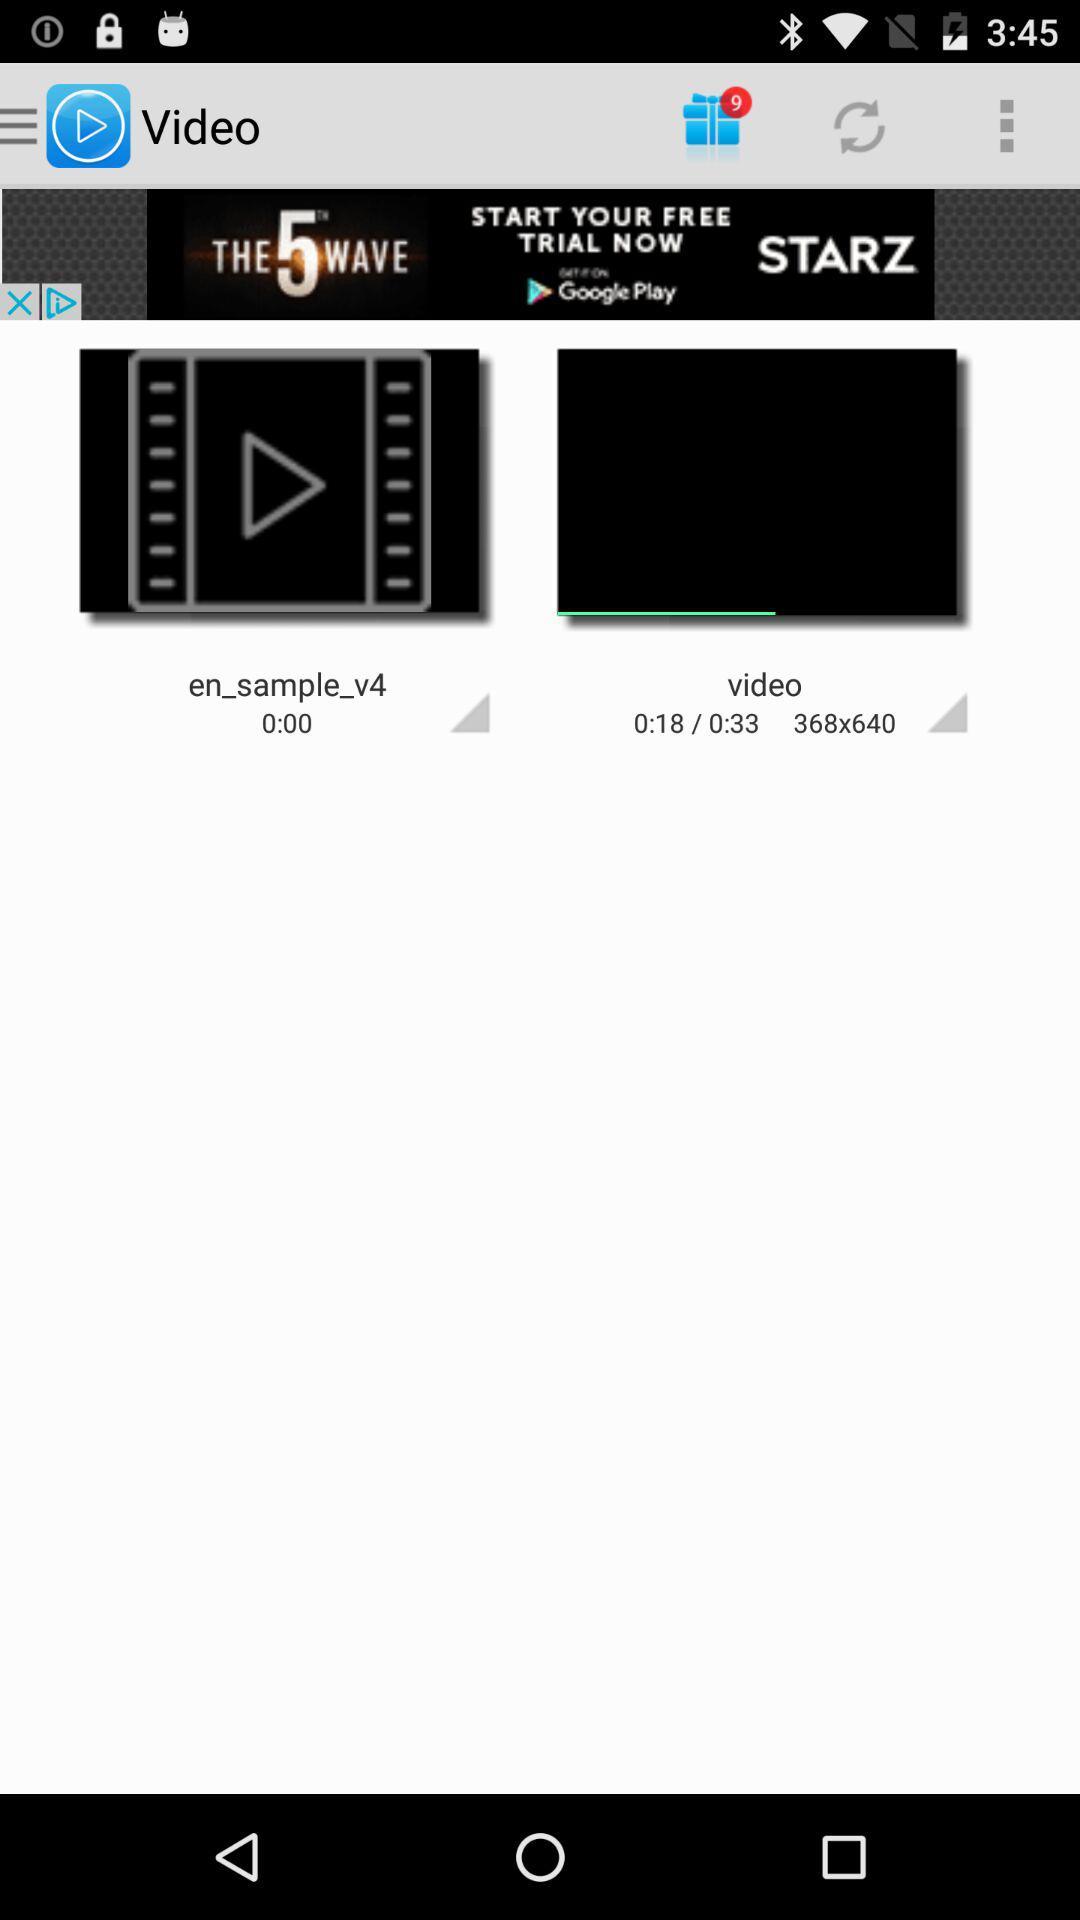 This screenshot has width=1080, height=1920. Describe the element at coordinates (911, 677) in the screenshot. I see `expand video button` at that location.